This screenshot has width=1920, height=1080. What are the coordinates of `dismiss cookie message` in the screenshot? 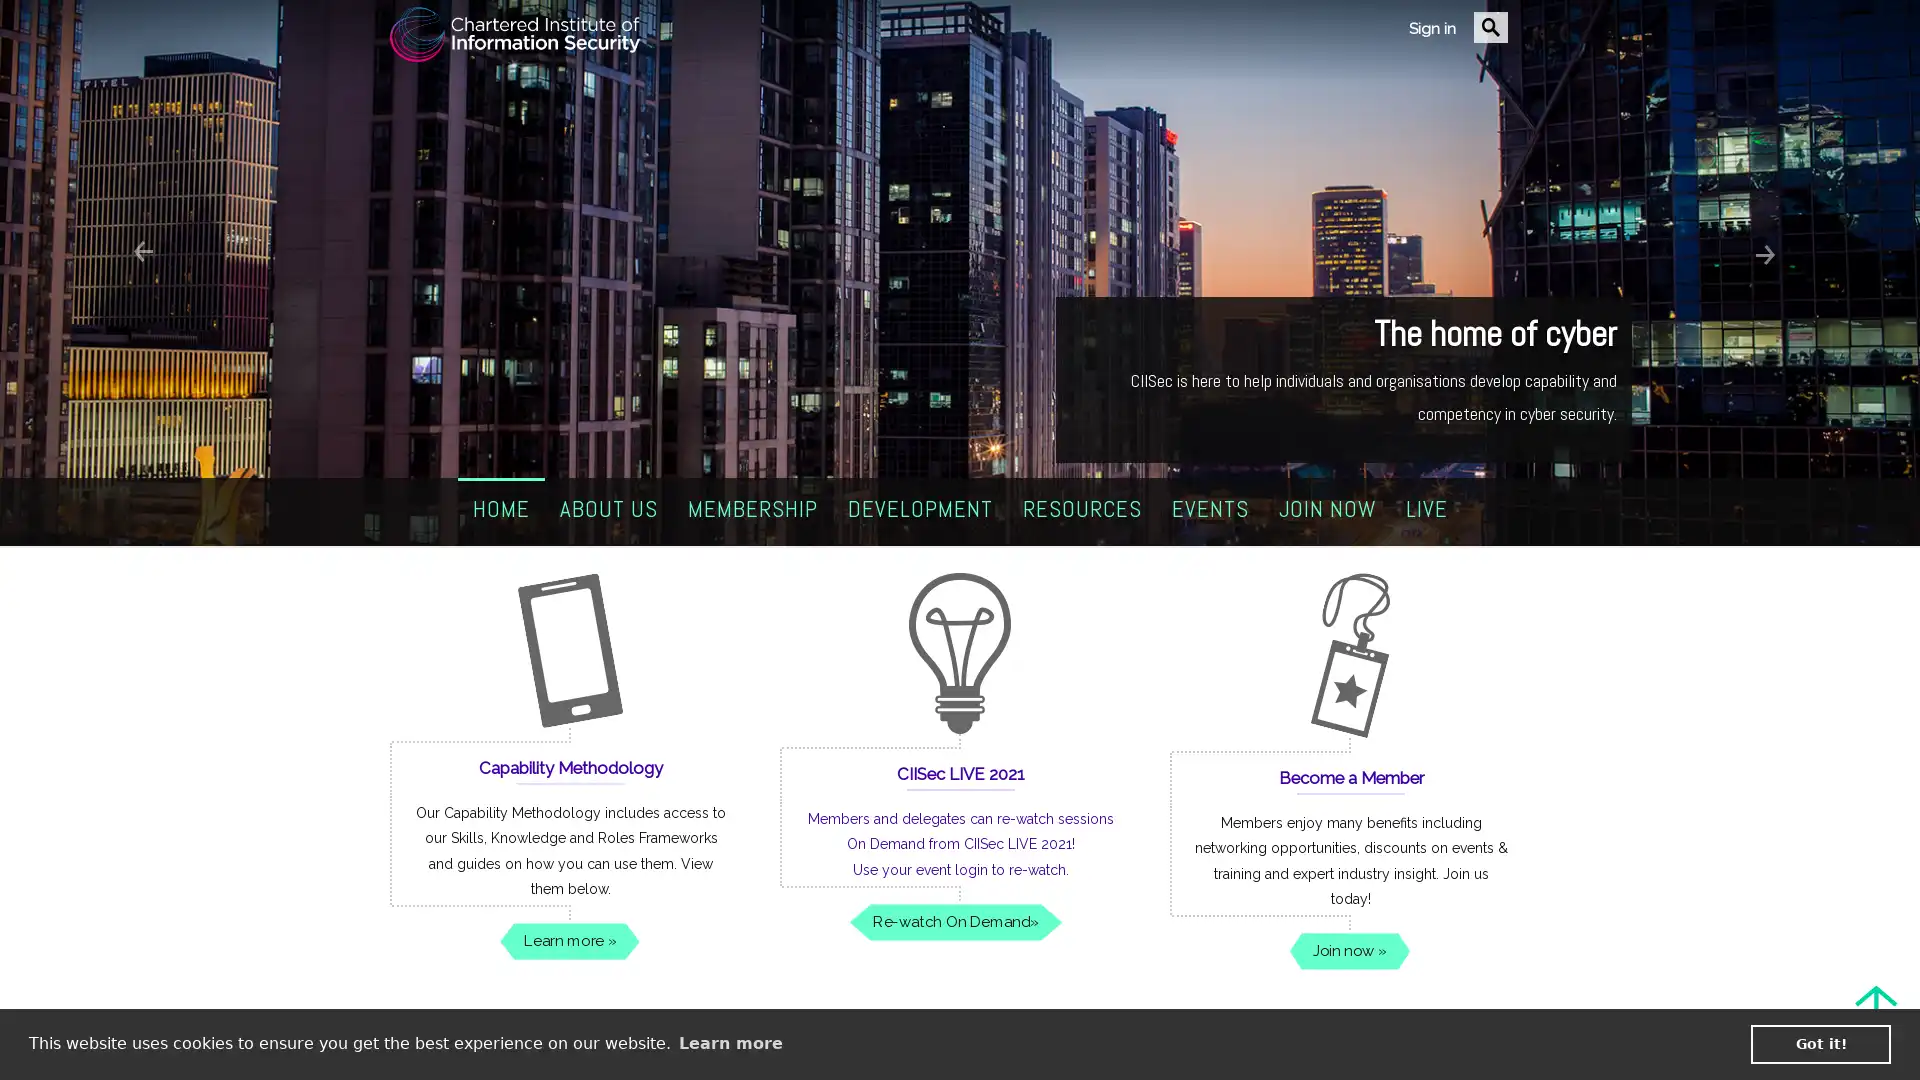 It's located at (1820, 1043).